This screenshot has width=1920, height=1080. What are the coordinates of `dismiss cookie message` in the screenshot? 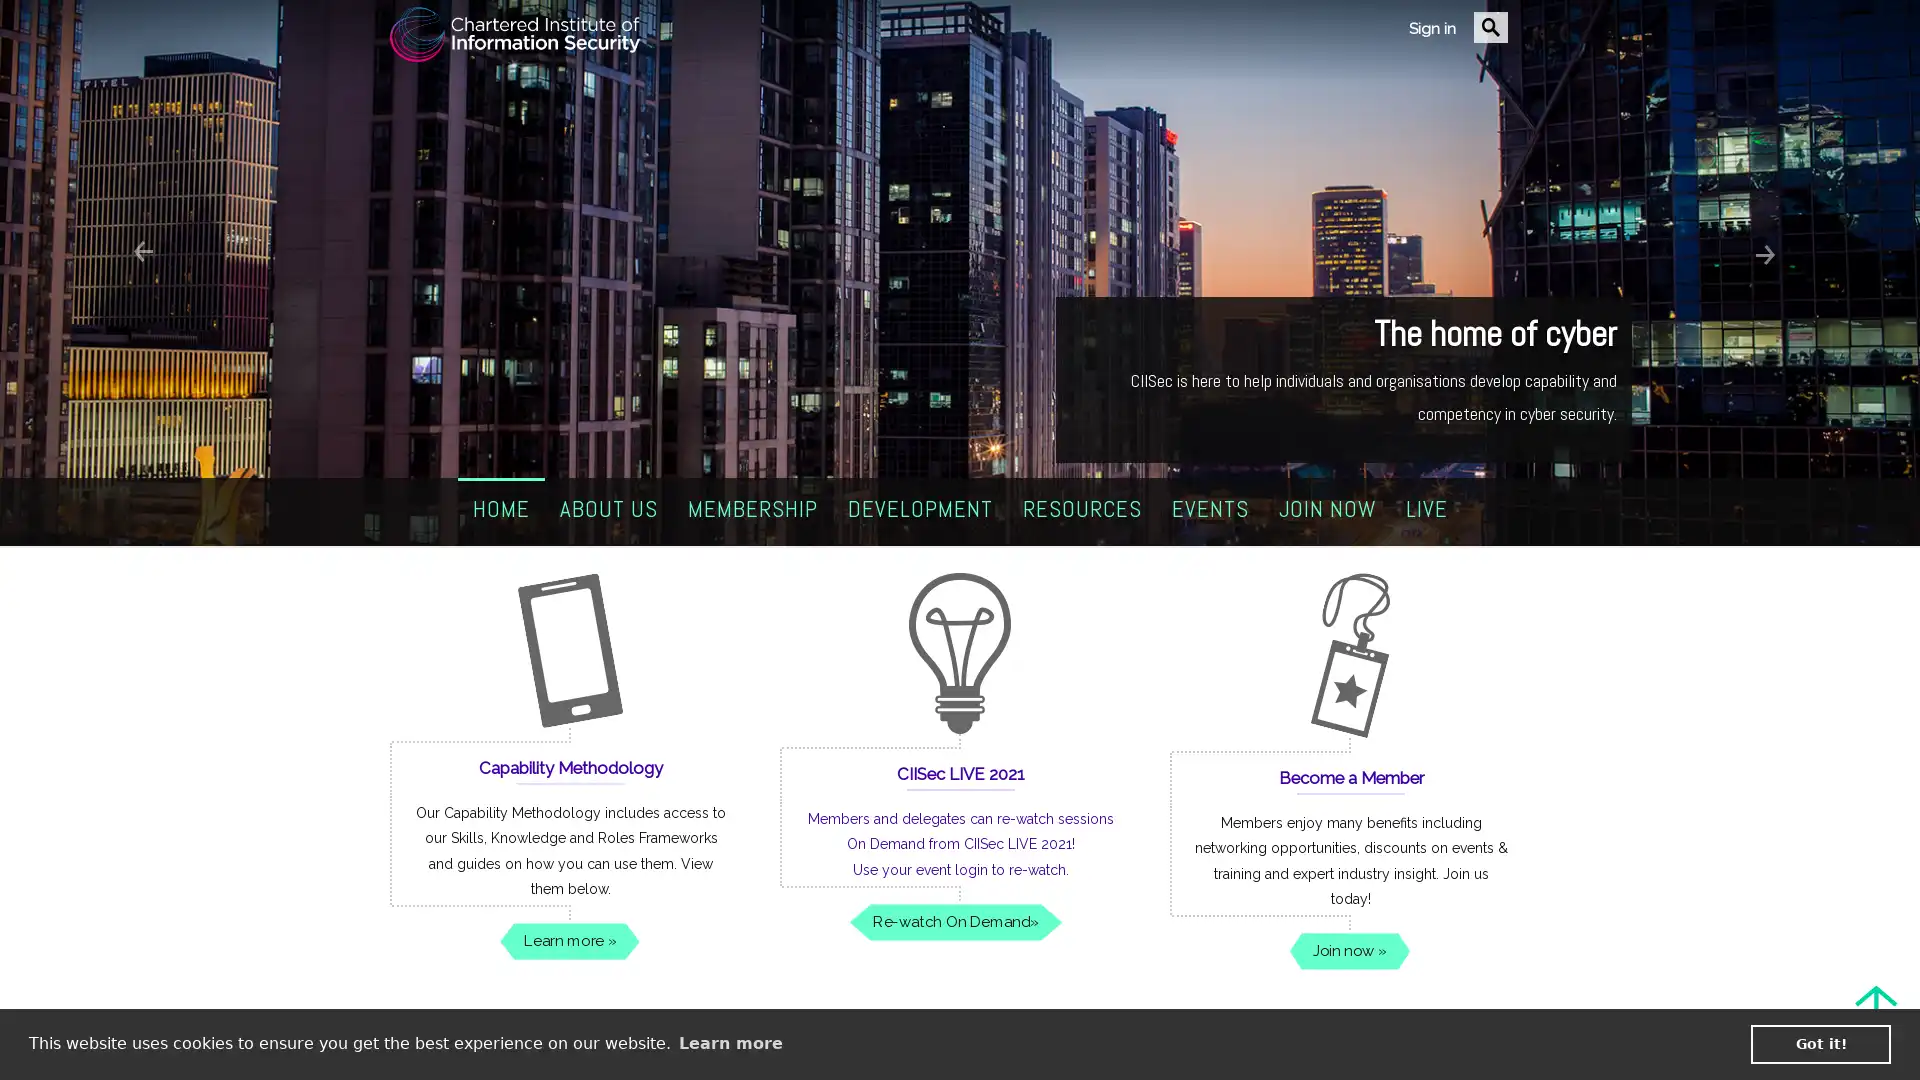 It's located at (1820, 1043).